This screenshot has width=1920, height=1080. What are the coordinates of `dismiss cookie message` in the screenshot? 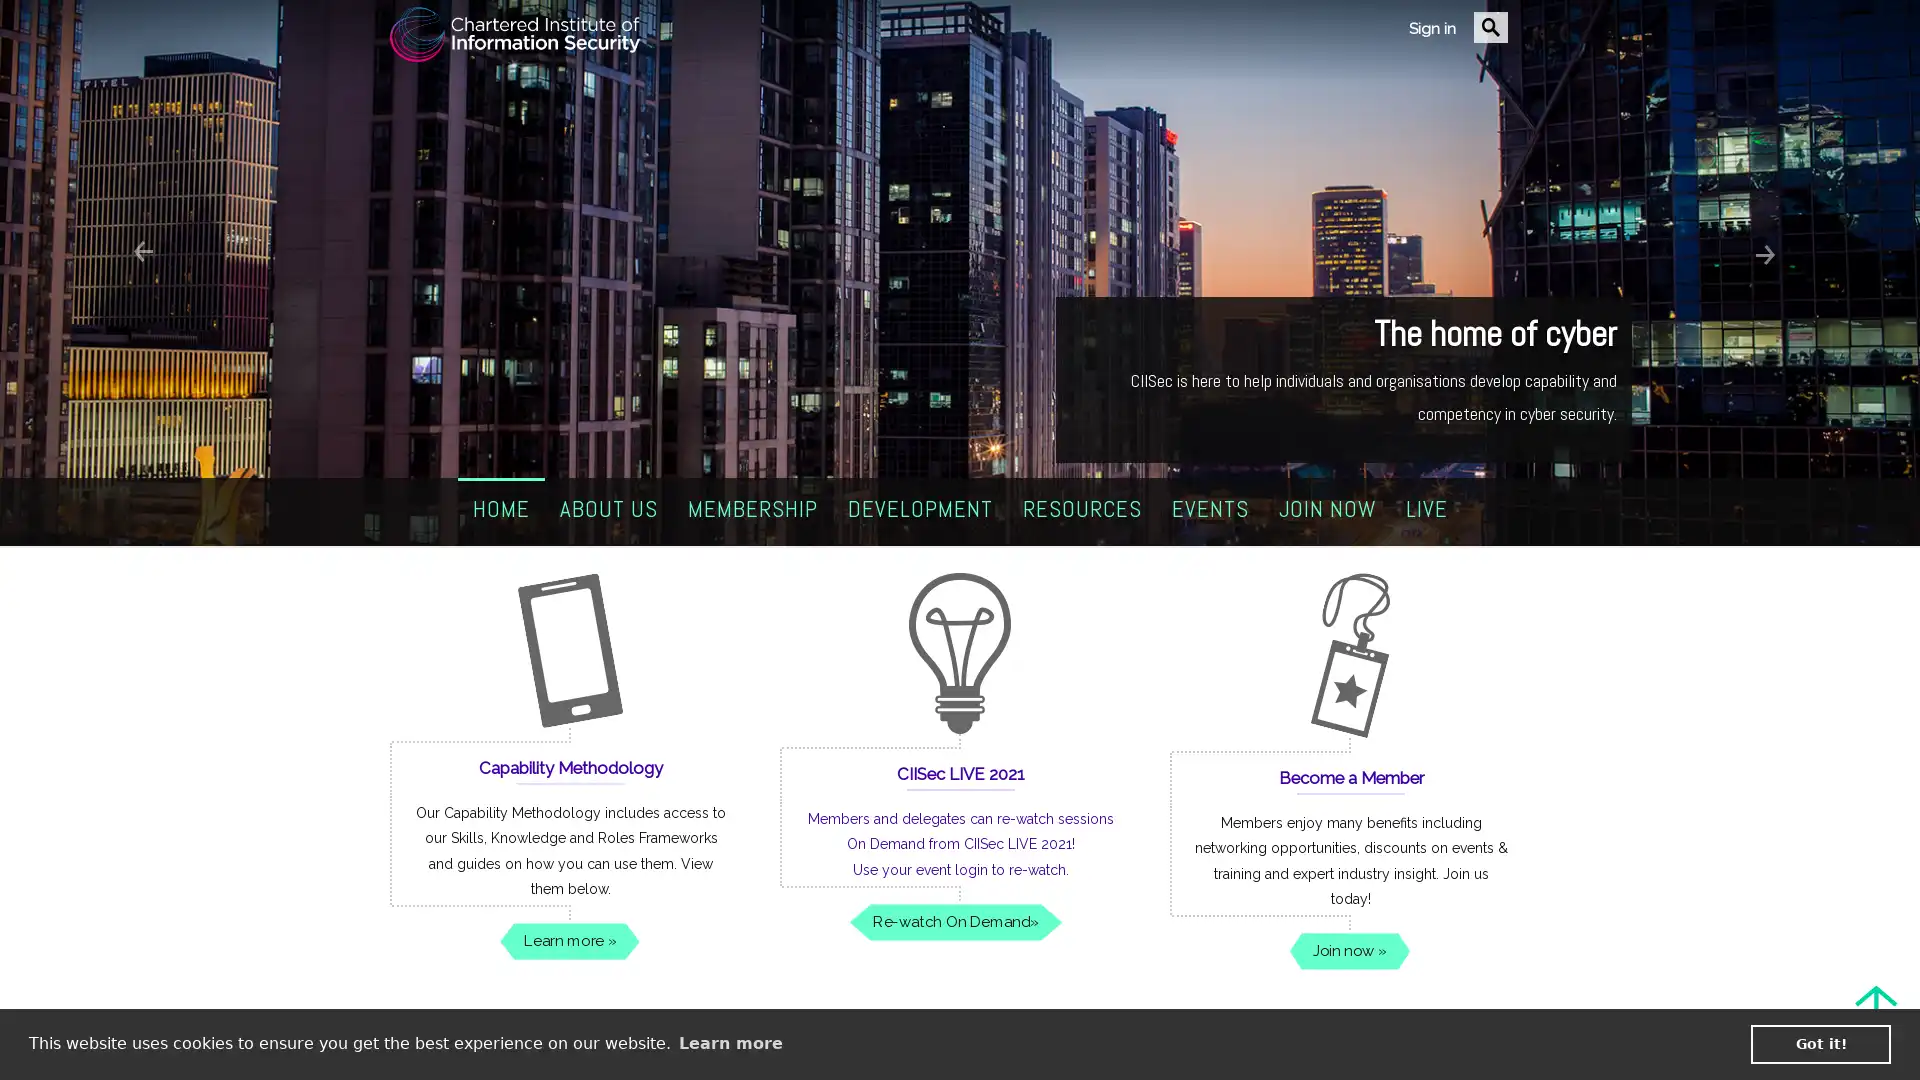 It's located at (1820, 1043).